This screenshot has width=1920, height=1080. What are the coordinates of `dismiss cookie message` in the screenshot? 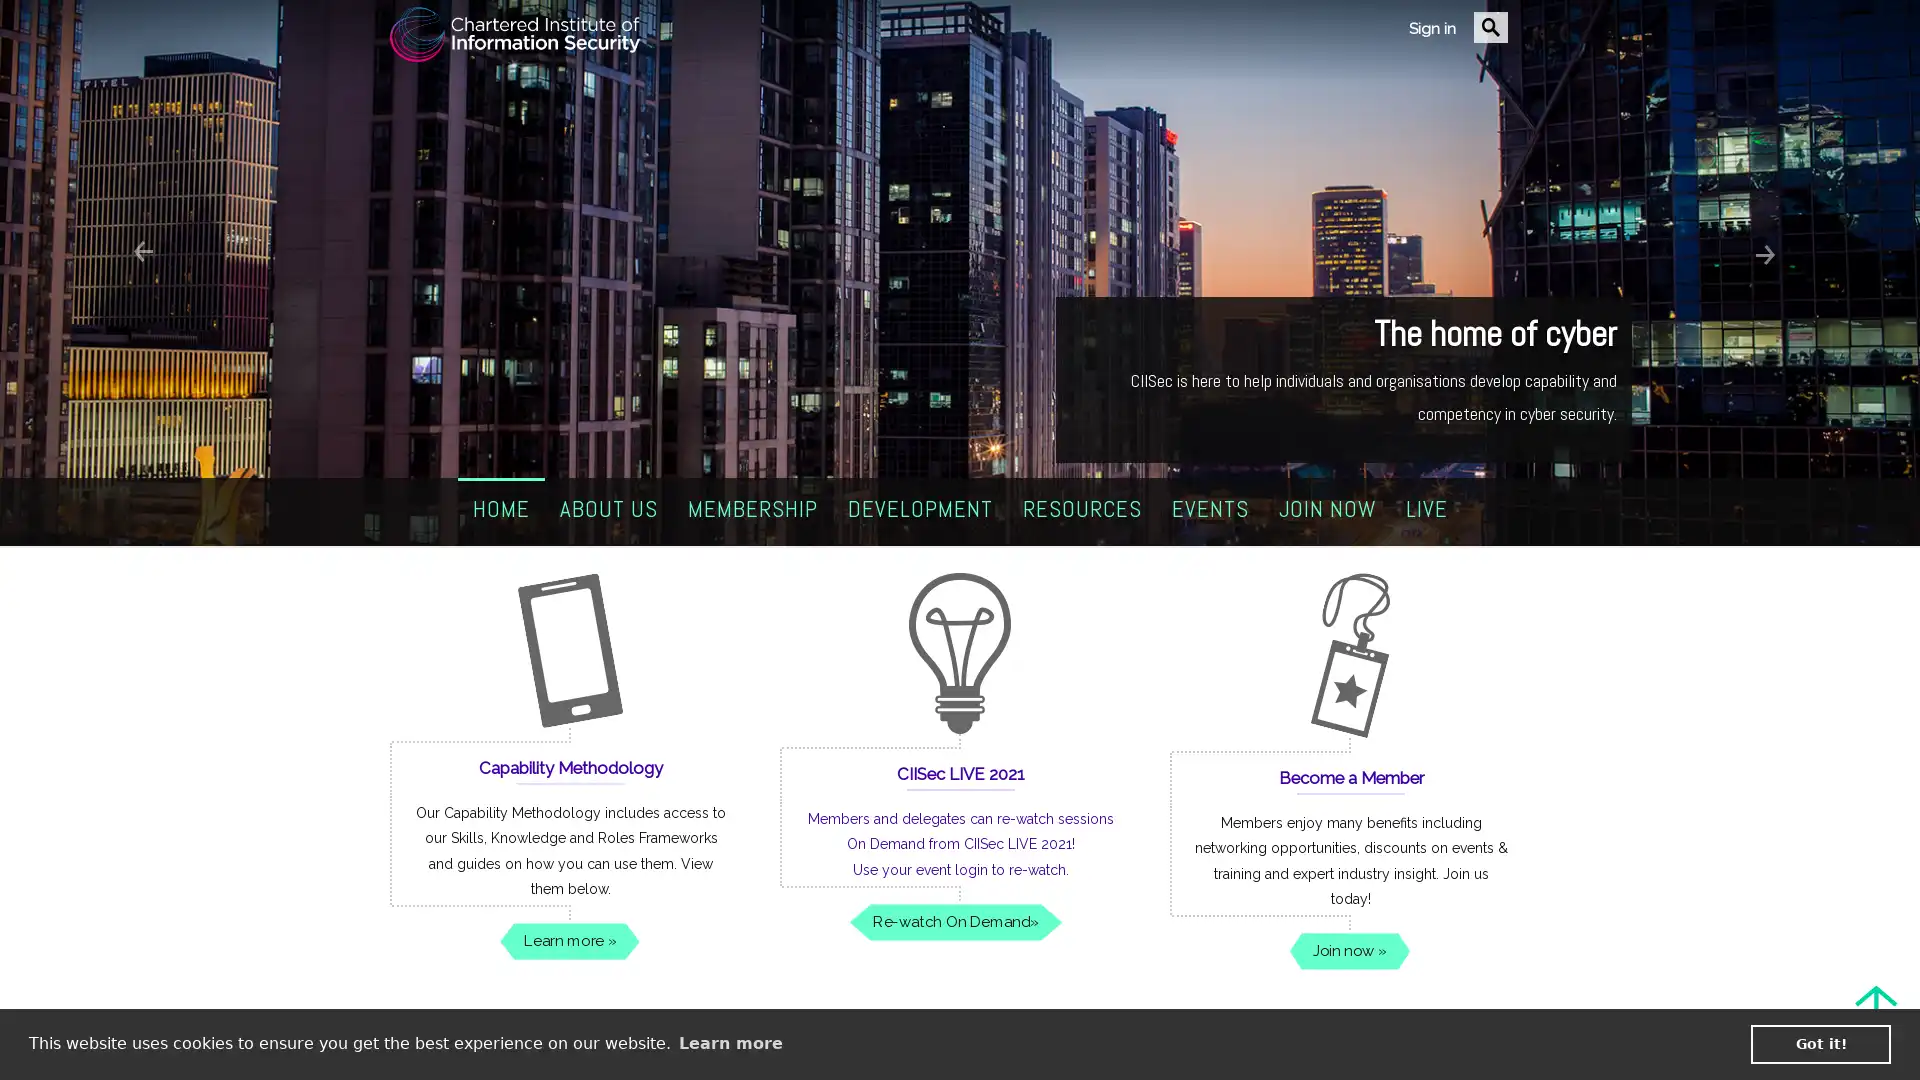 It's located at (1820, 1043).